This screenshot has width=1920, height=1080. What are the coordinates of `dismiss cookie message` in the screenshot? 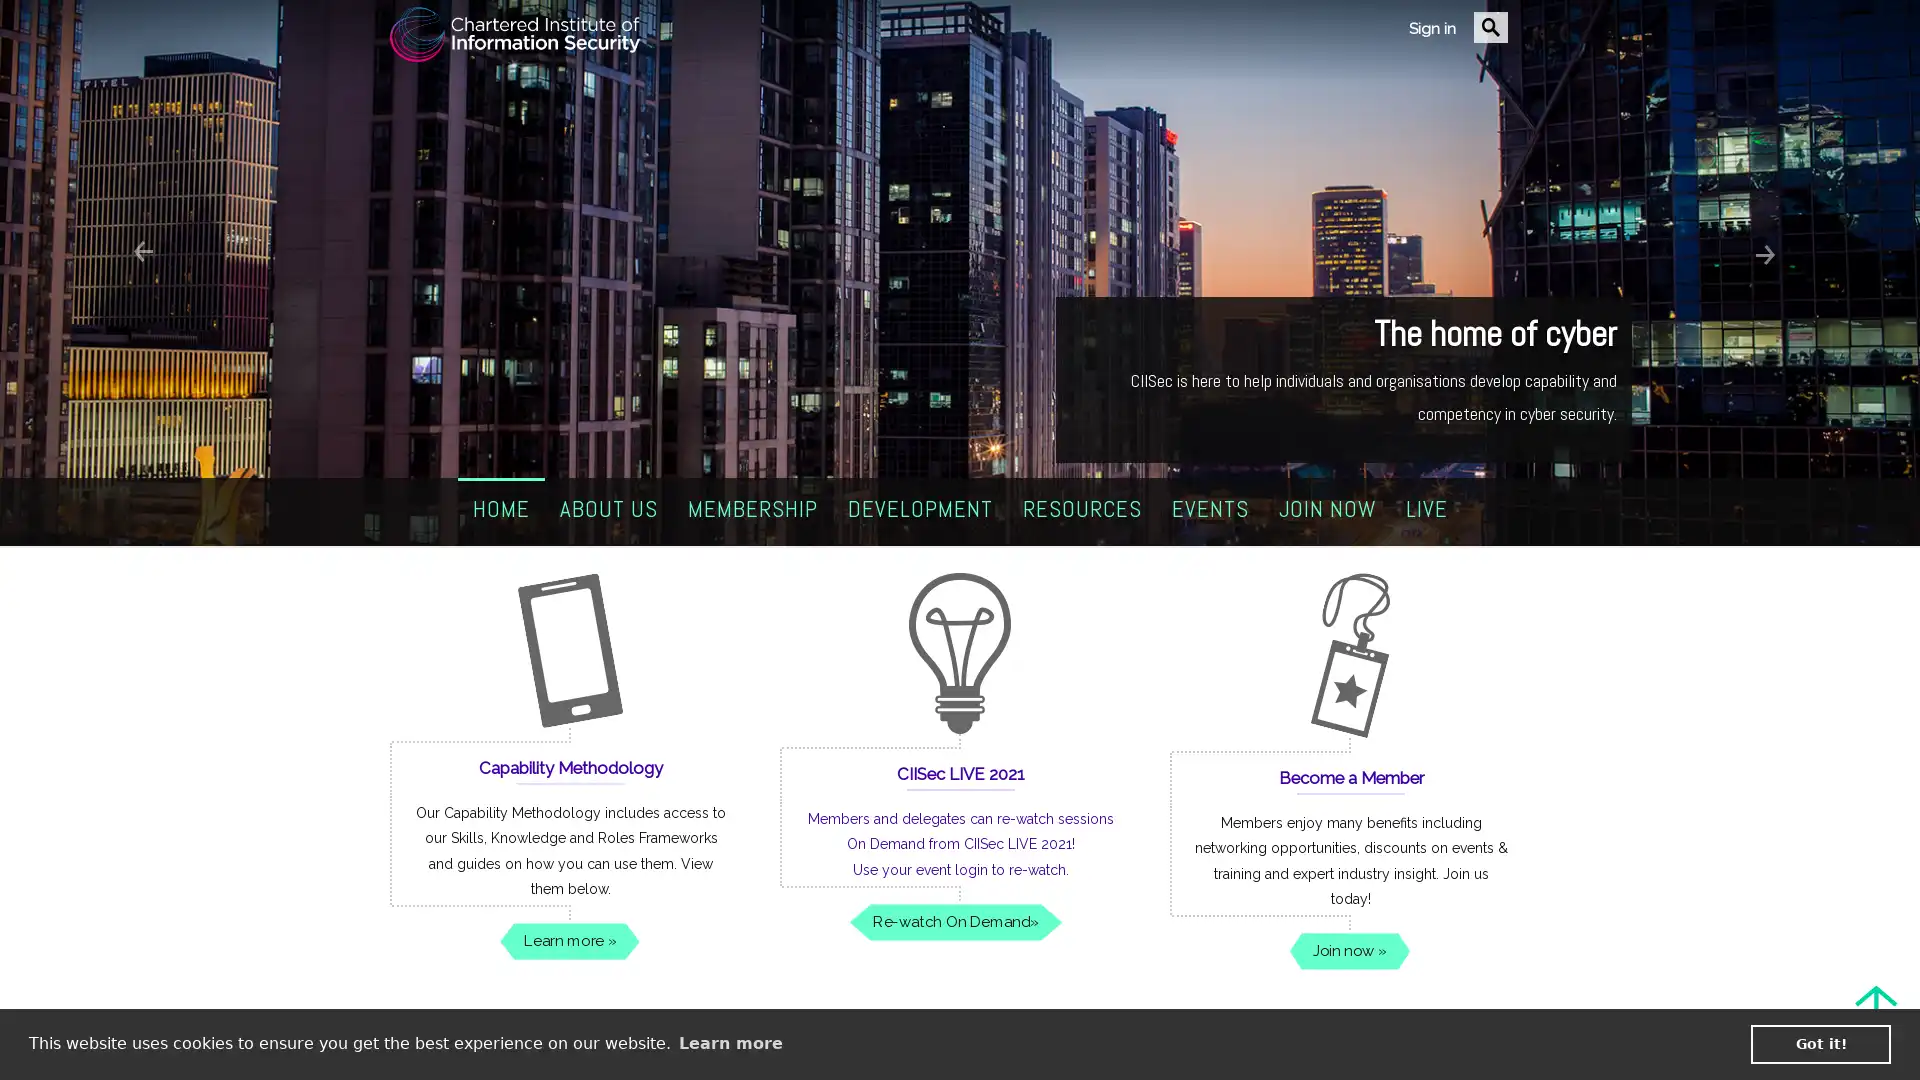 It's located at (1820, 1043).